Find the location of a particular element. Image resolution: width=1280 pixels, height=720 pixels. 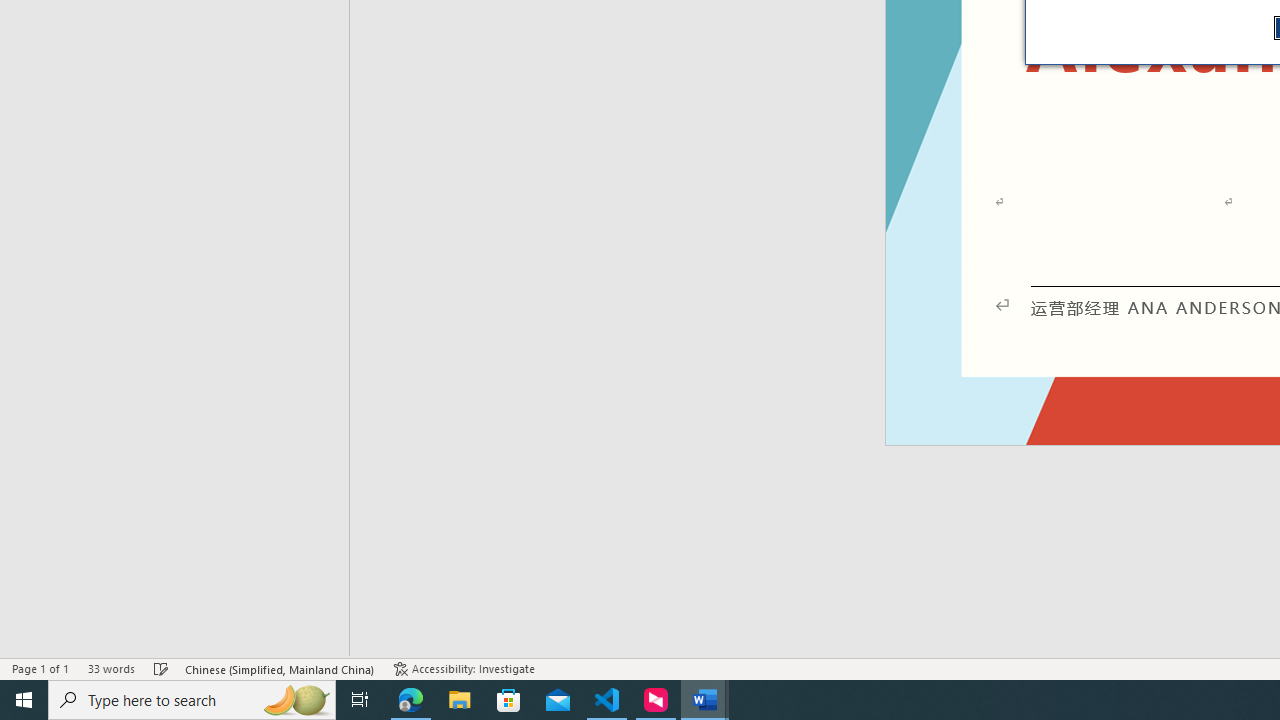

'Start' is located at coordinates (24, 698).